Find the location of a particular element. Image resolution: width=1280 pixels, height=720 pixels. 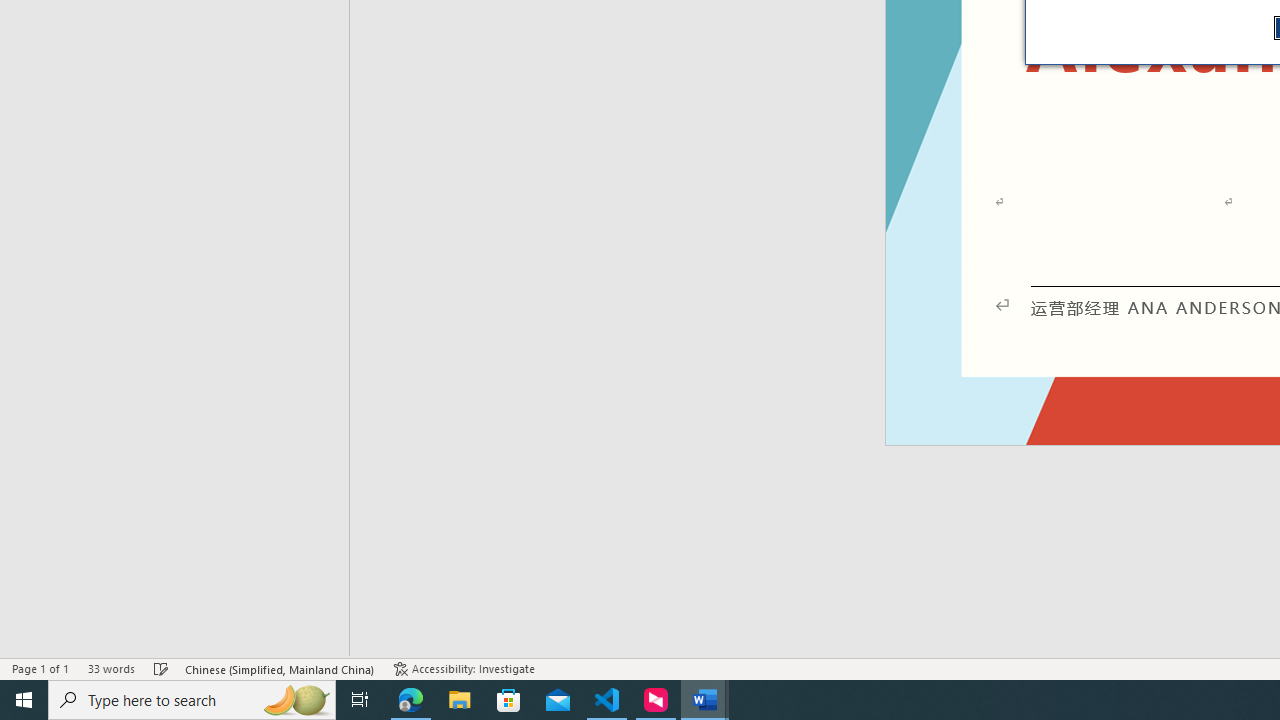

'Start' is located at coordinates (24, 698).